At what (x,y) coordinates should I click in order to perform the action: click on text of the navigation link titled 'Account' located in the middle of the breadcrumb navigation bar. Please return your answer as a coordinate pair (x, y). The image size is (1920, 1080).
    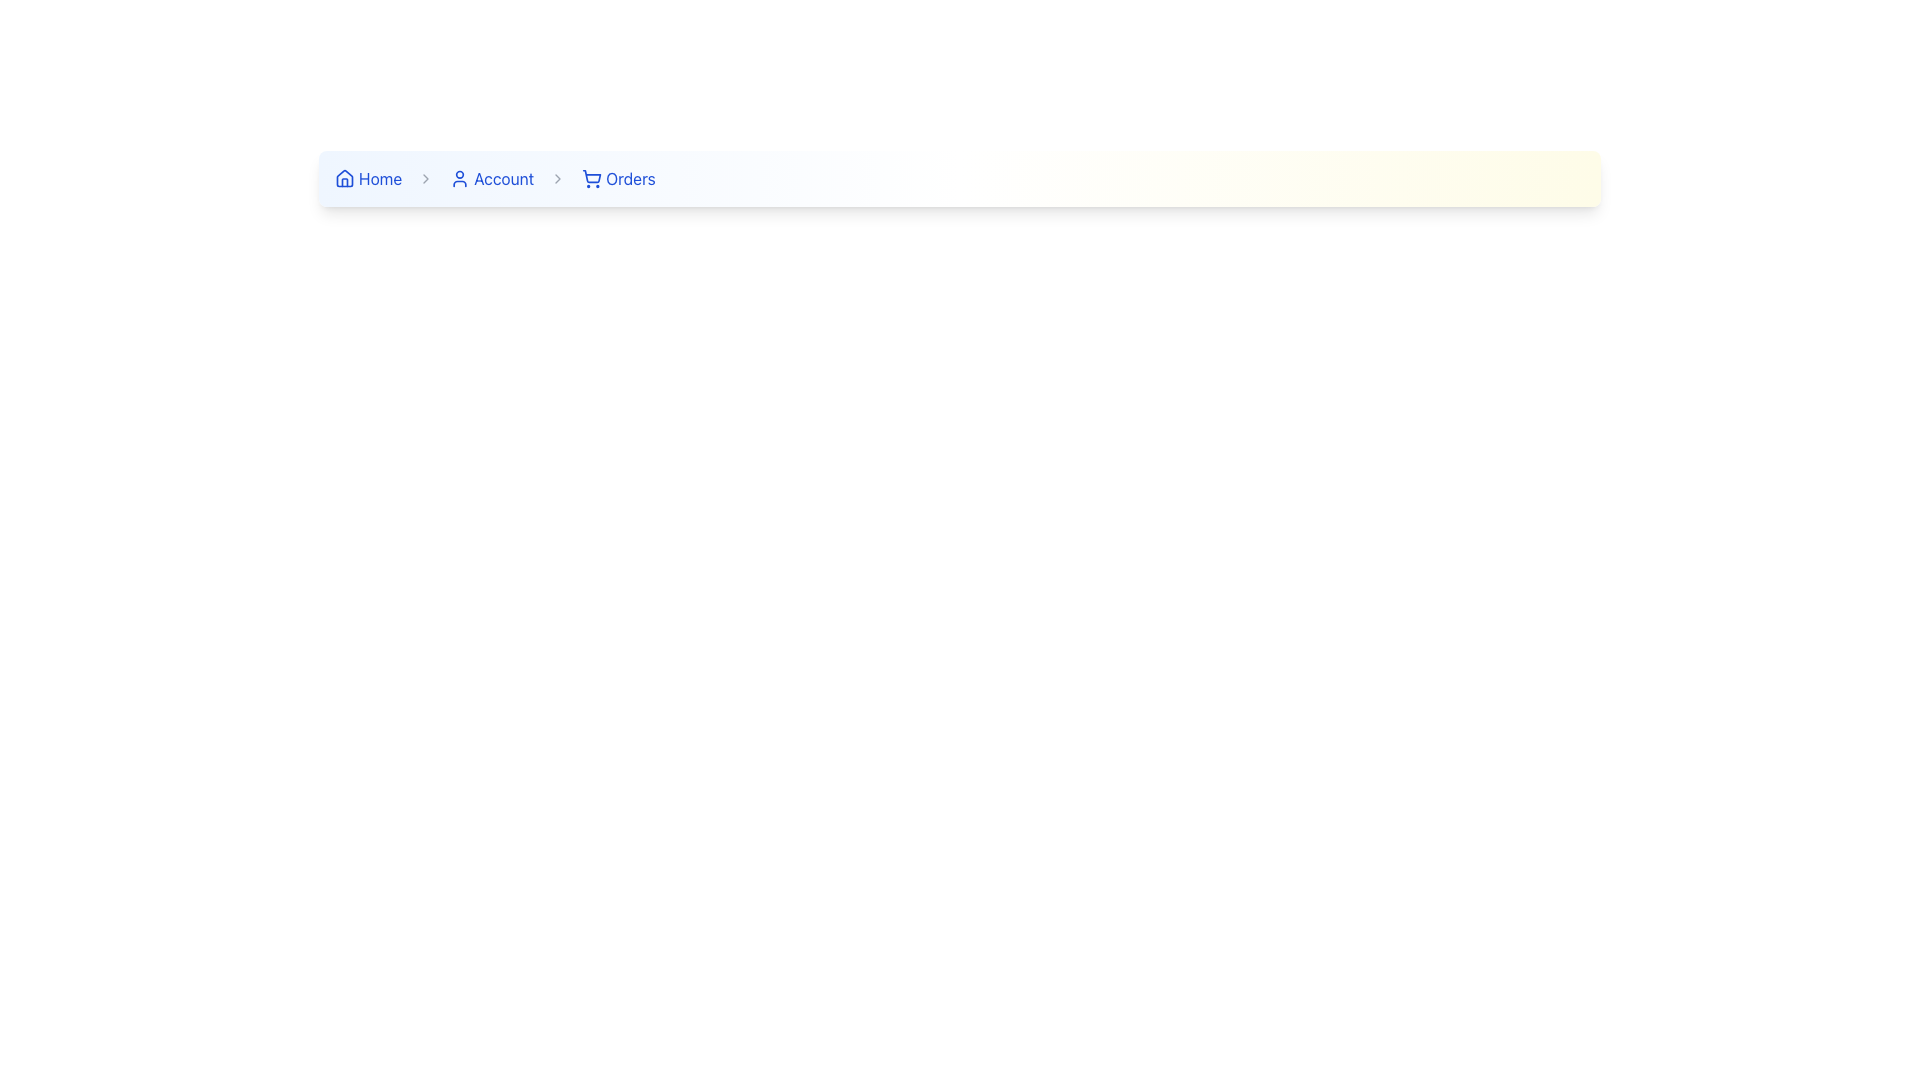
    Looking at the image, I should click on (504, 177).